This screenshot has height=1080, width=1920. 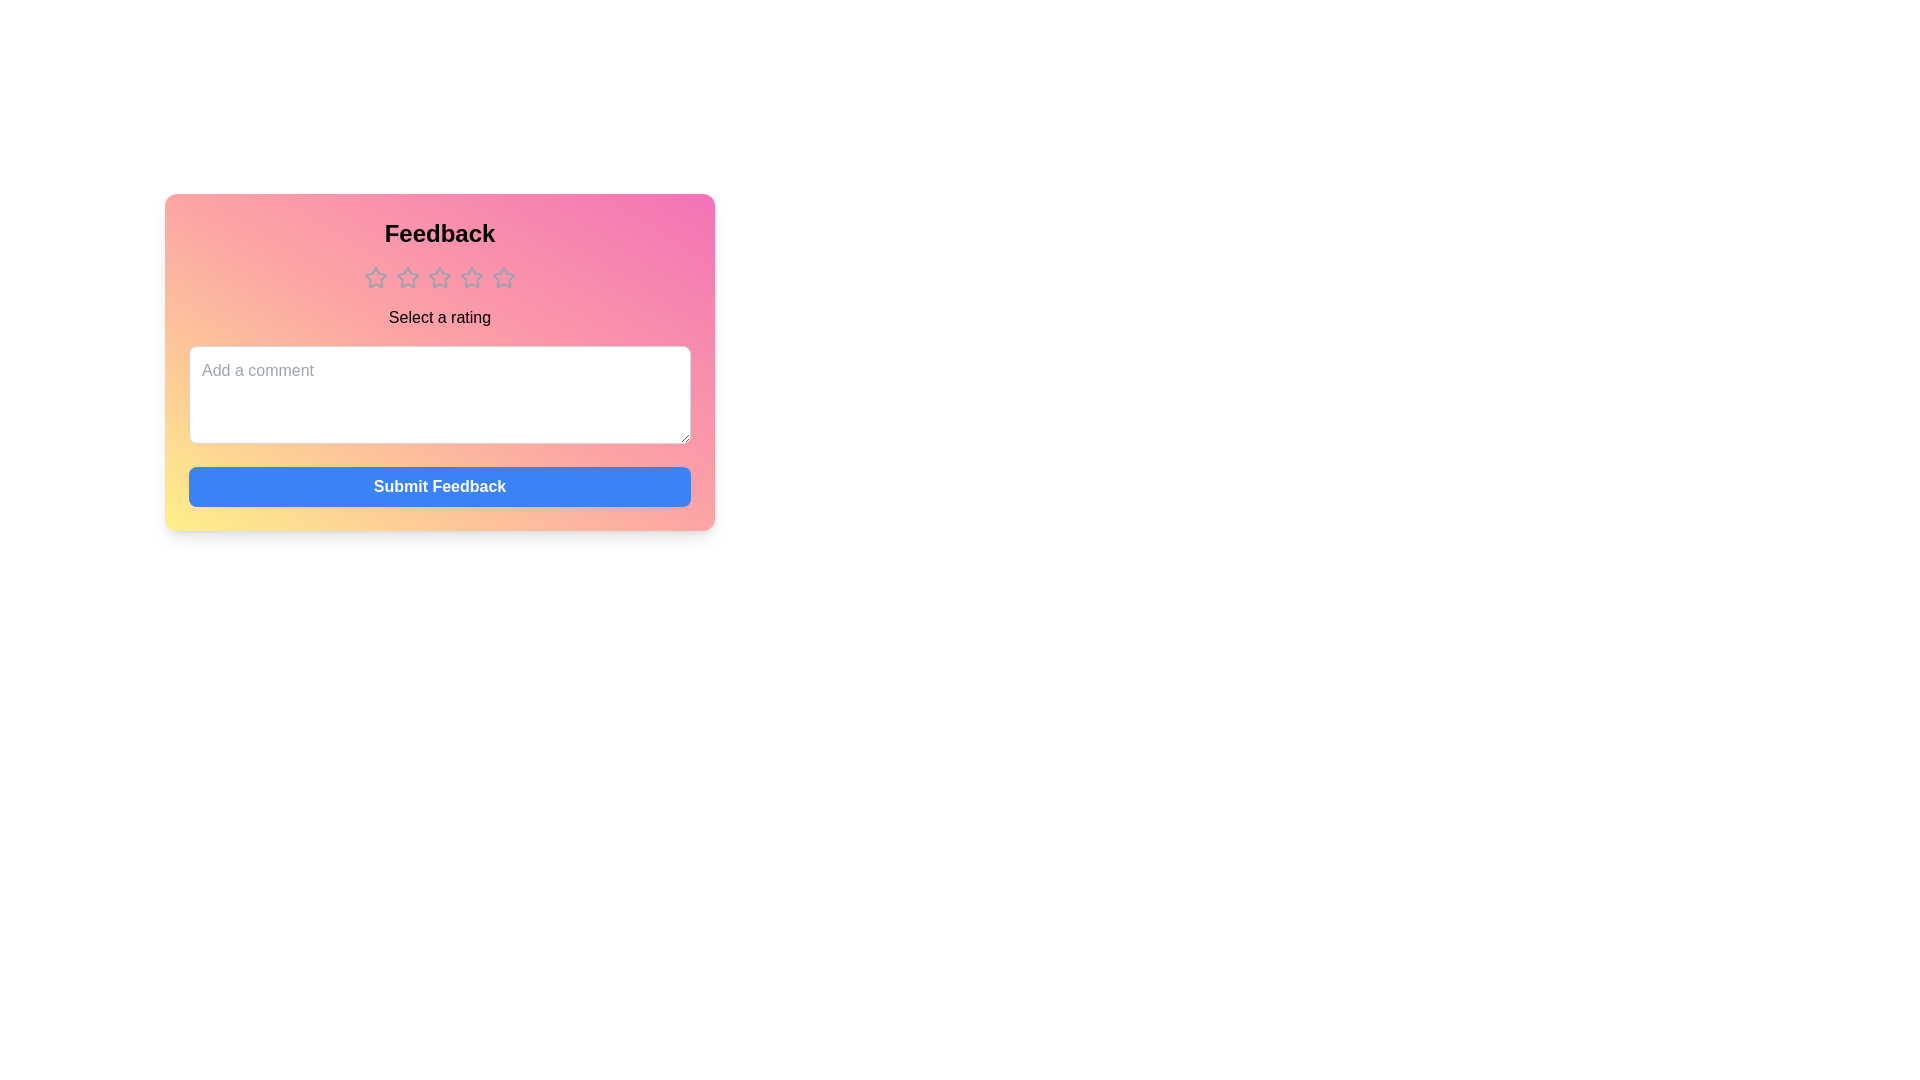 I want to click on the 'Submit Feedback' button to submit the feedback, so click(x=439, y=486).